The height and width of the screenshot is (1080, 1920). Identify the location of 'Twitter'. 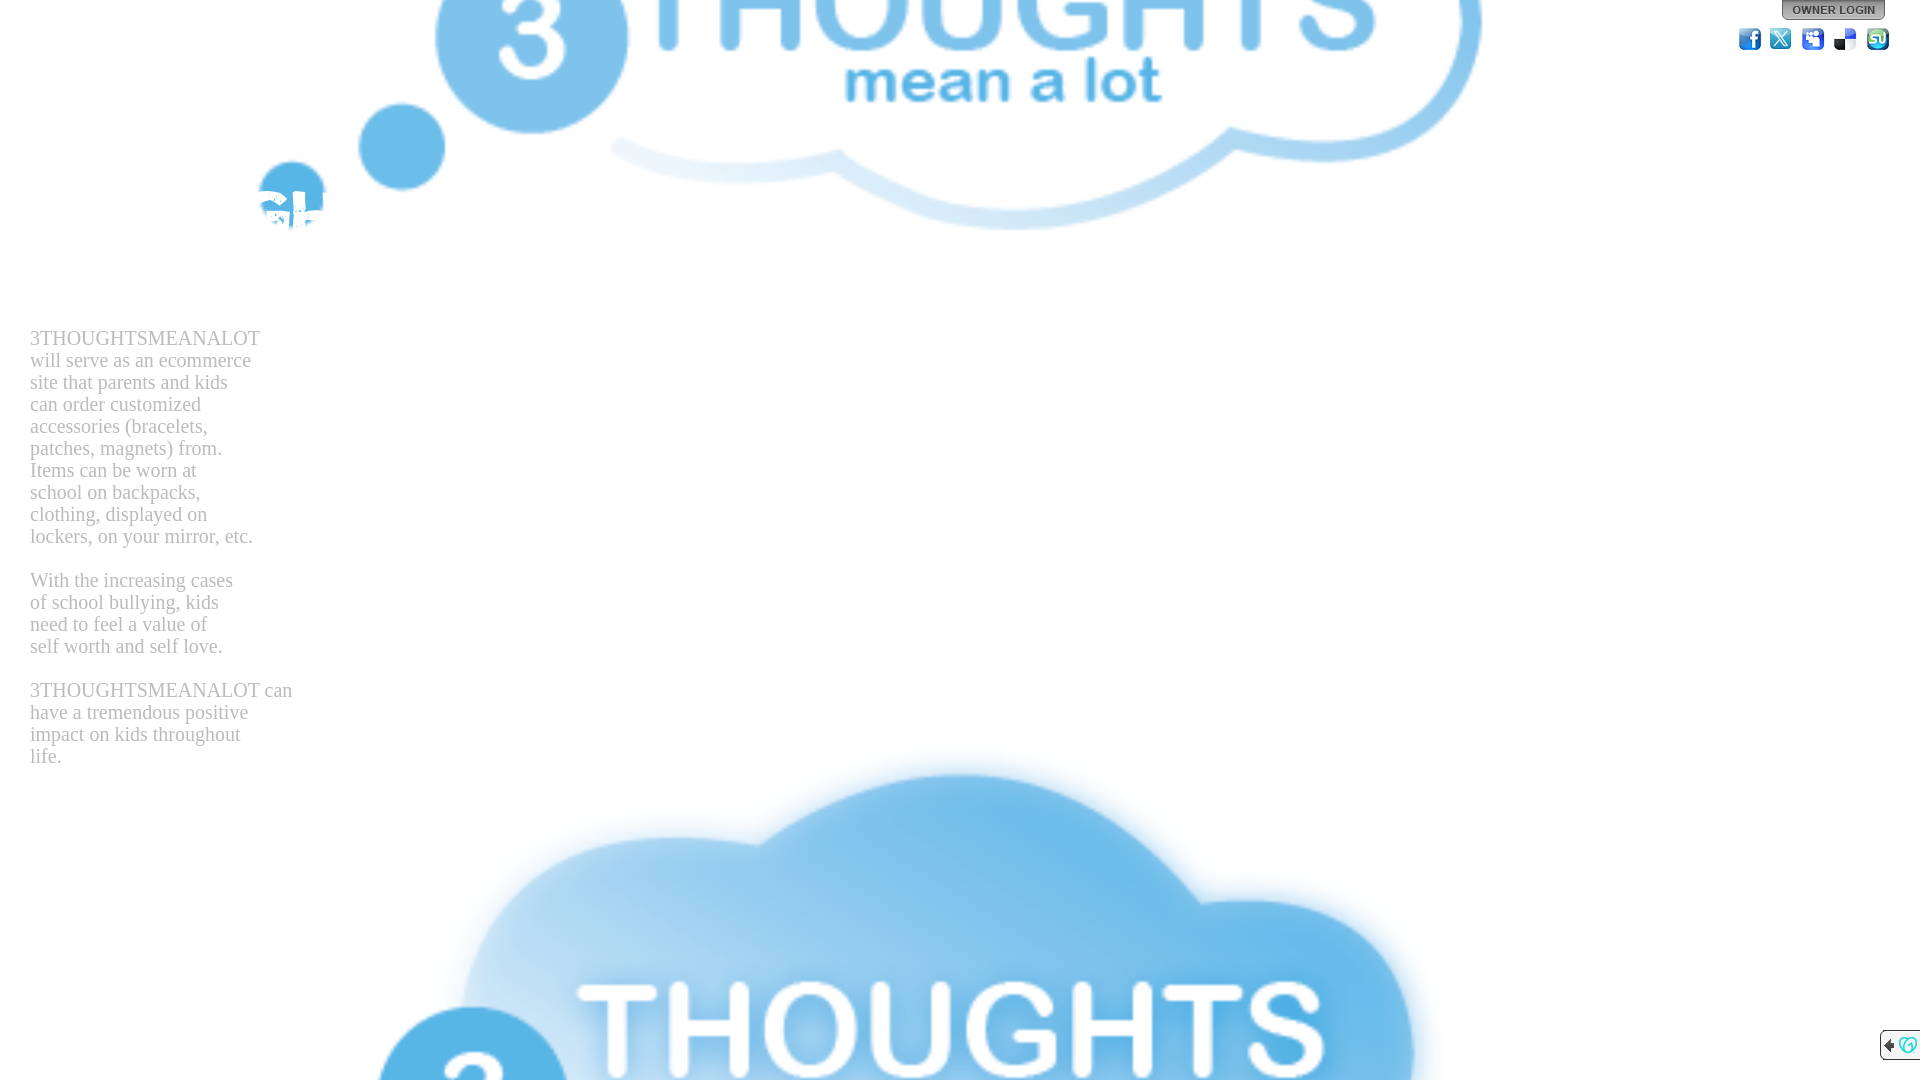
(1767, 38).